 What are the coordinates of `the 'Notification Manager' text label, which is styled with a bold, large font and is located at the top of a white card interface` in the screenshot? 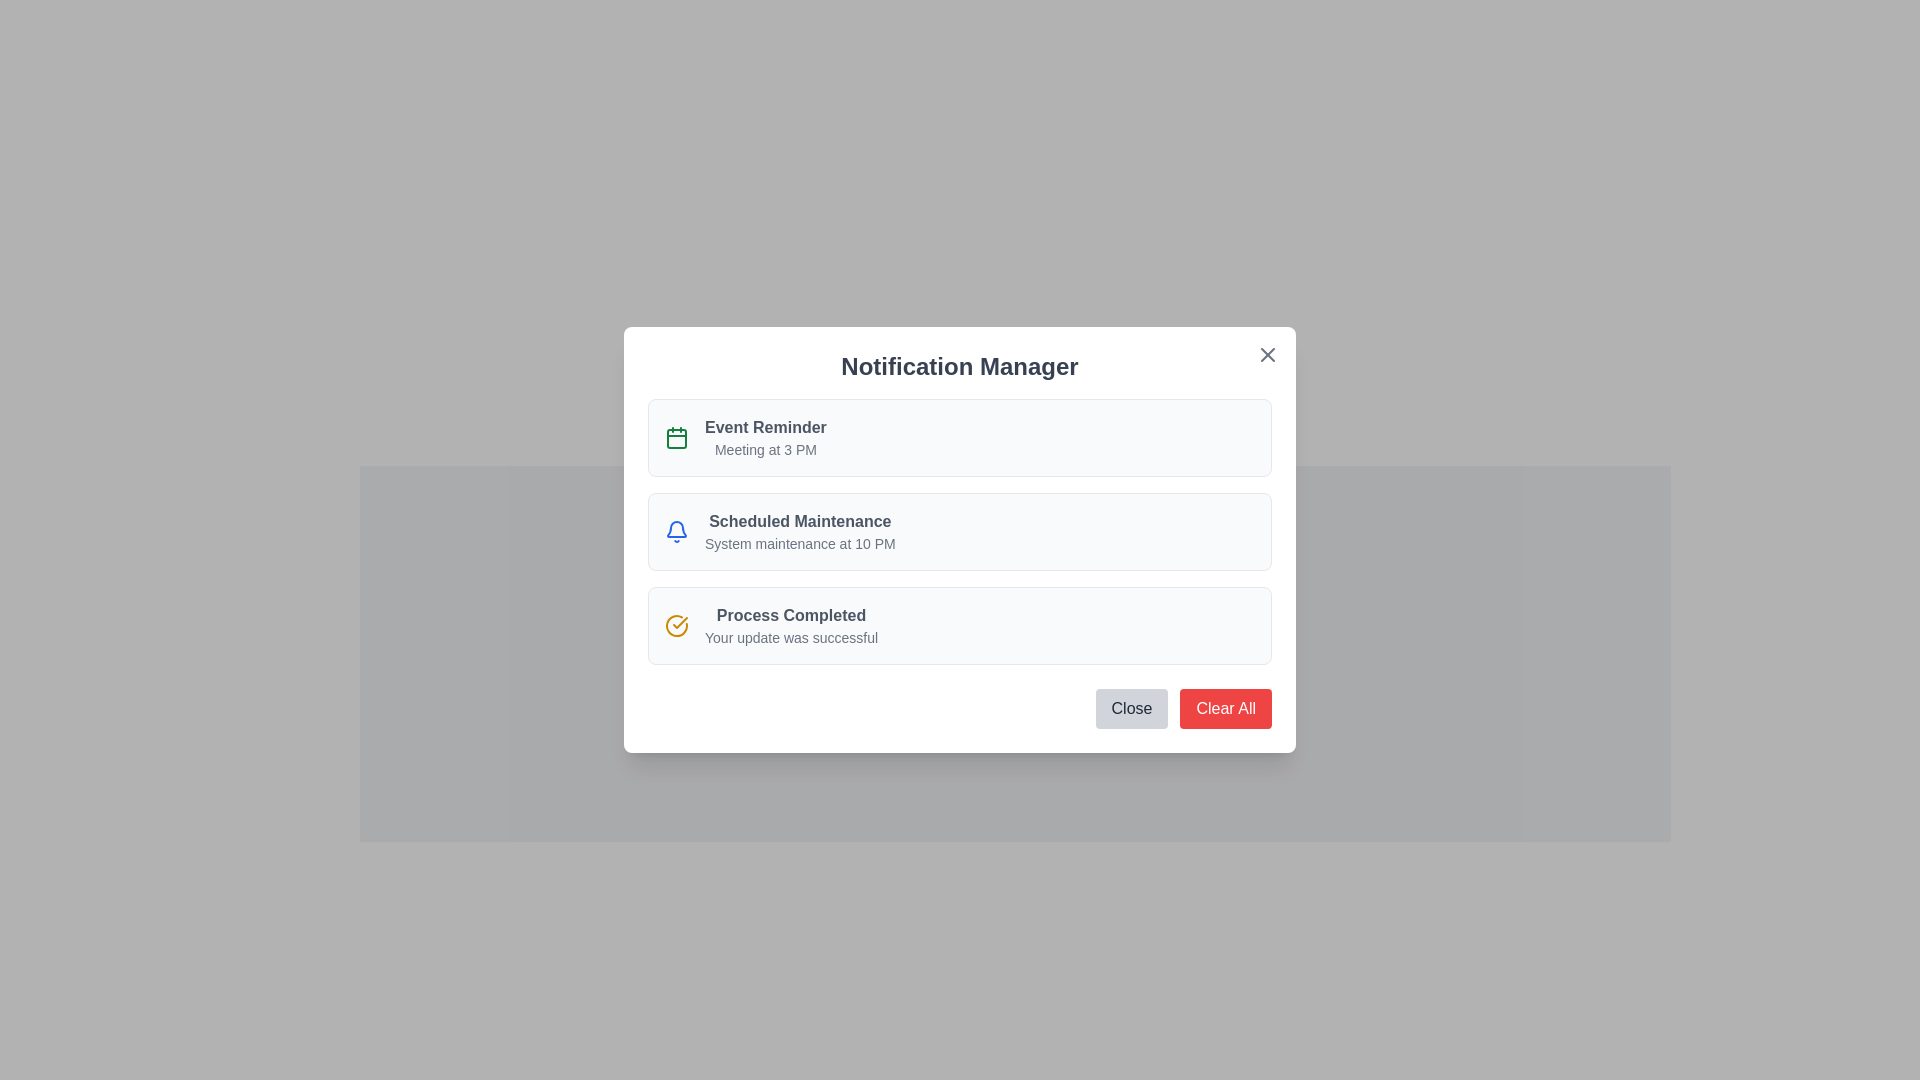 It's located at (960, 366).